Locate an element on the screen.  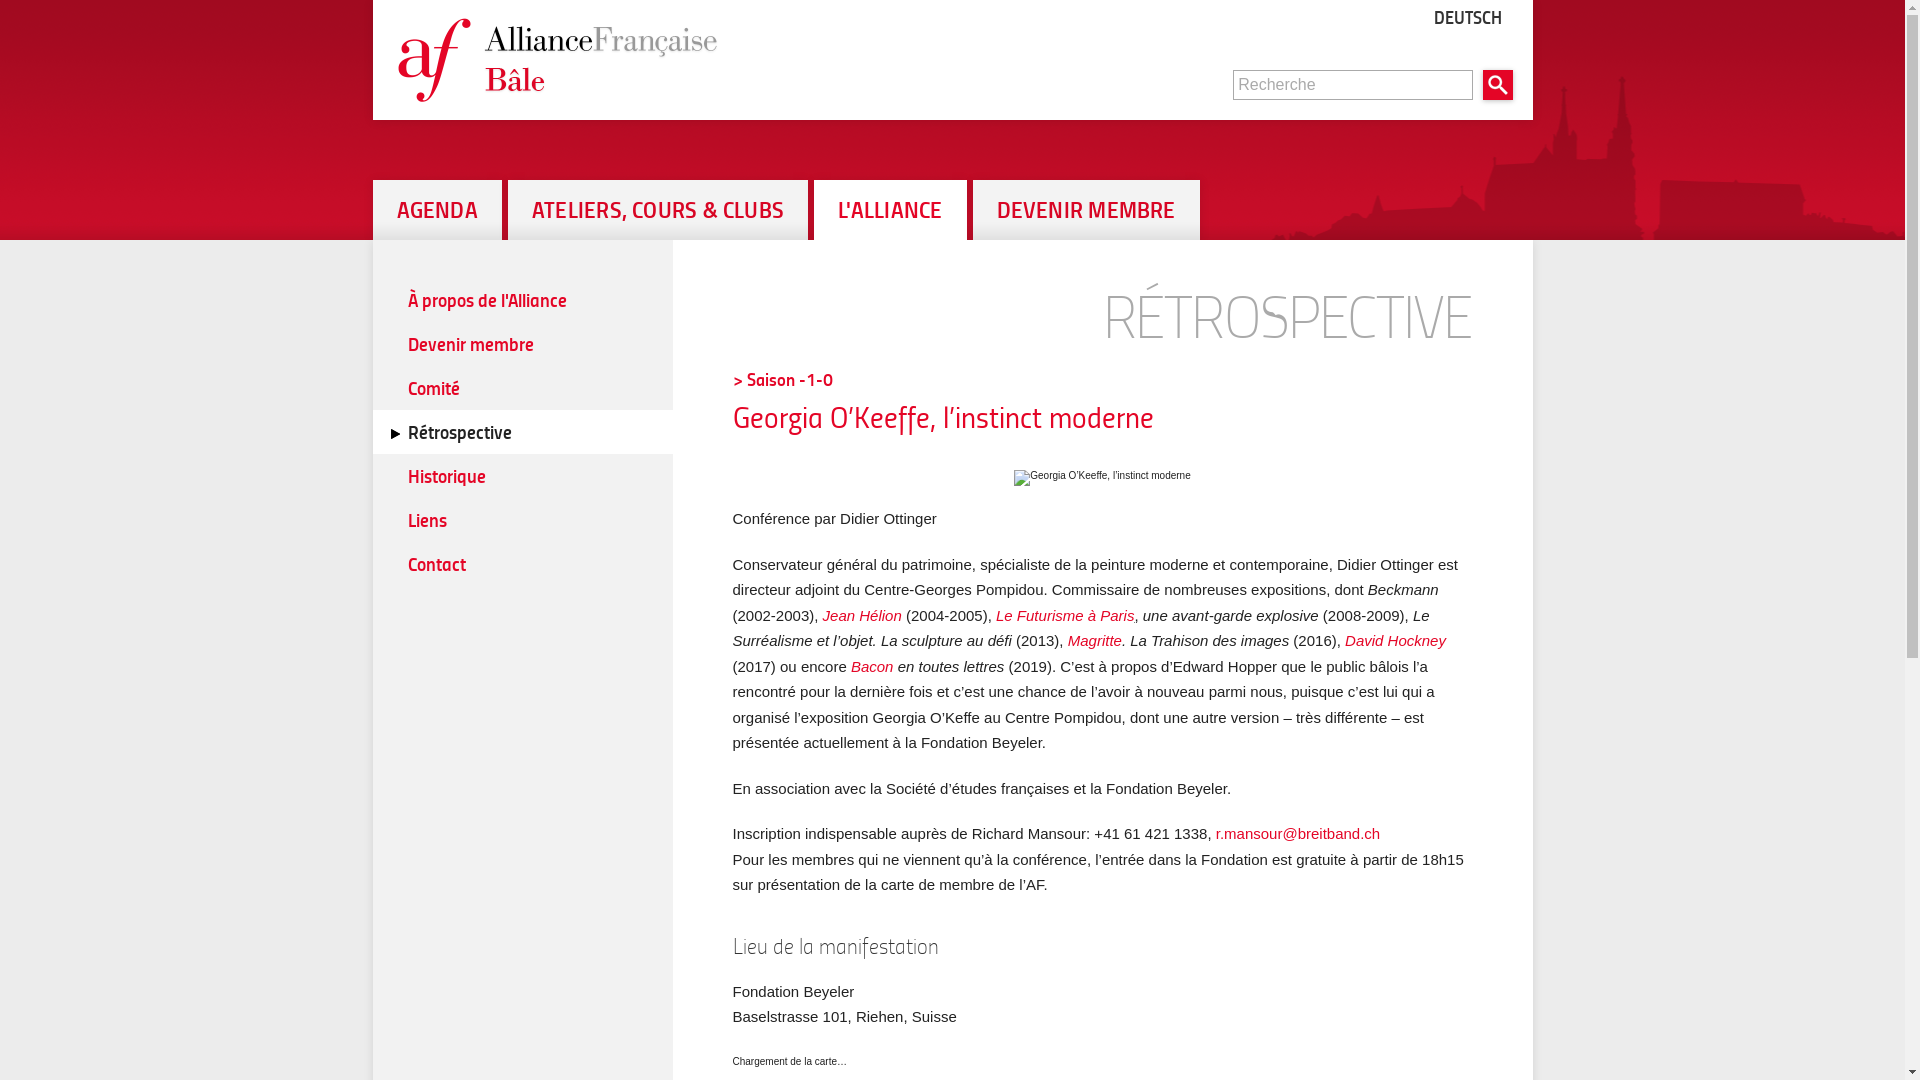
'ATELIERS, COURS & CLUBS' is located at coordinates (657, 209).